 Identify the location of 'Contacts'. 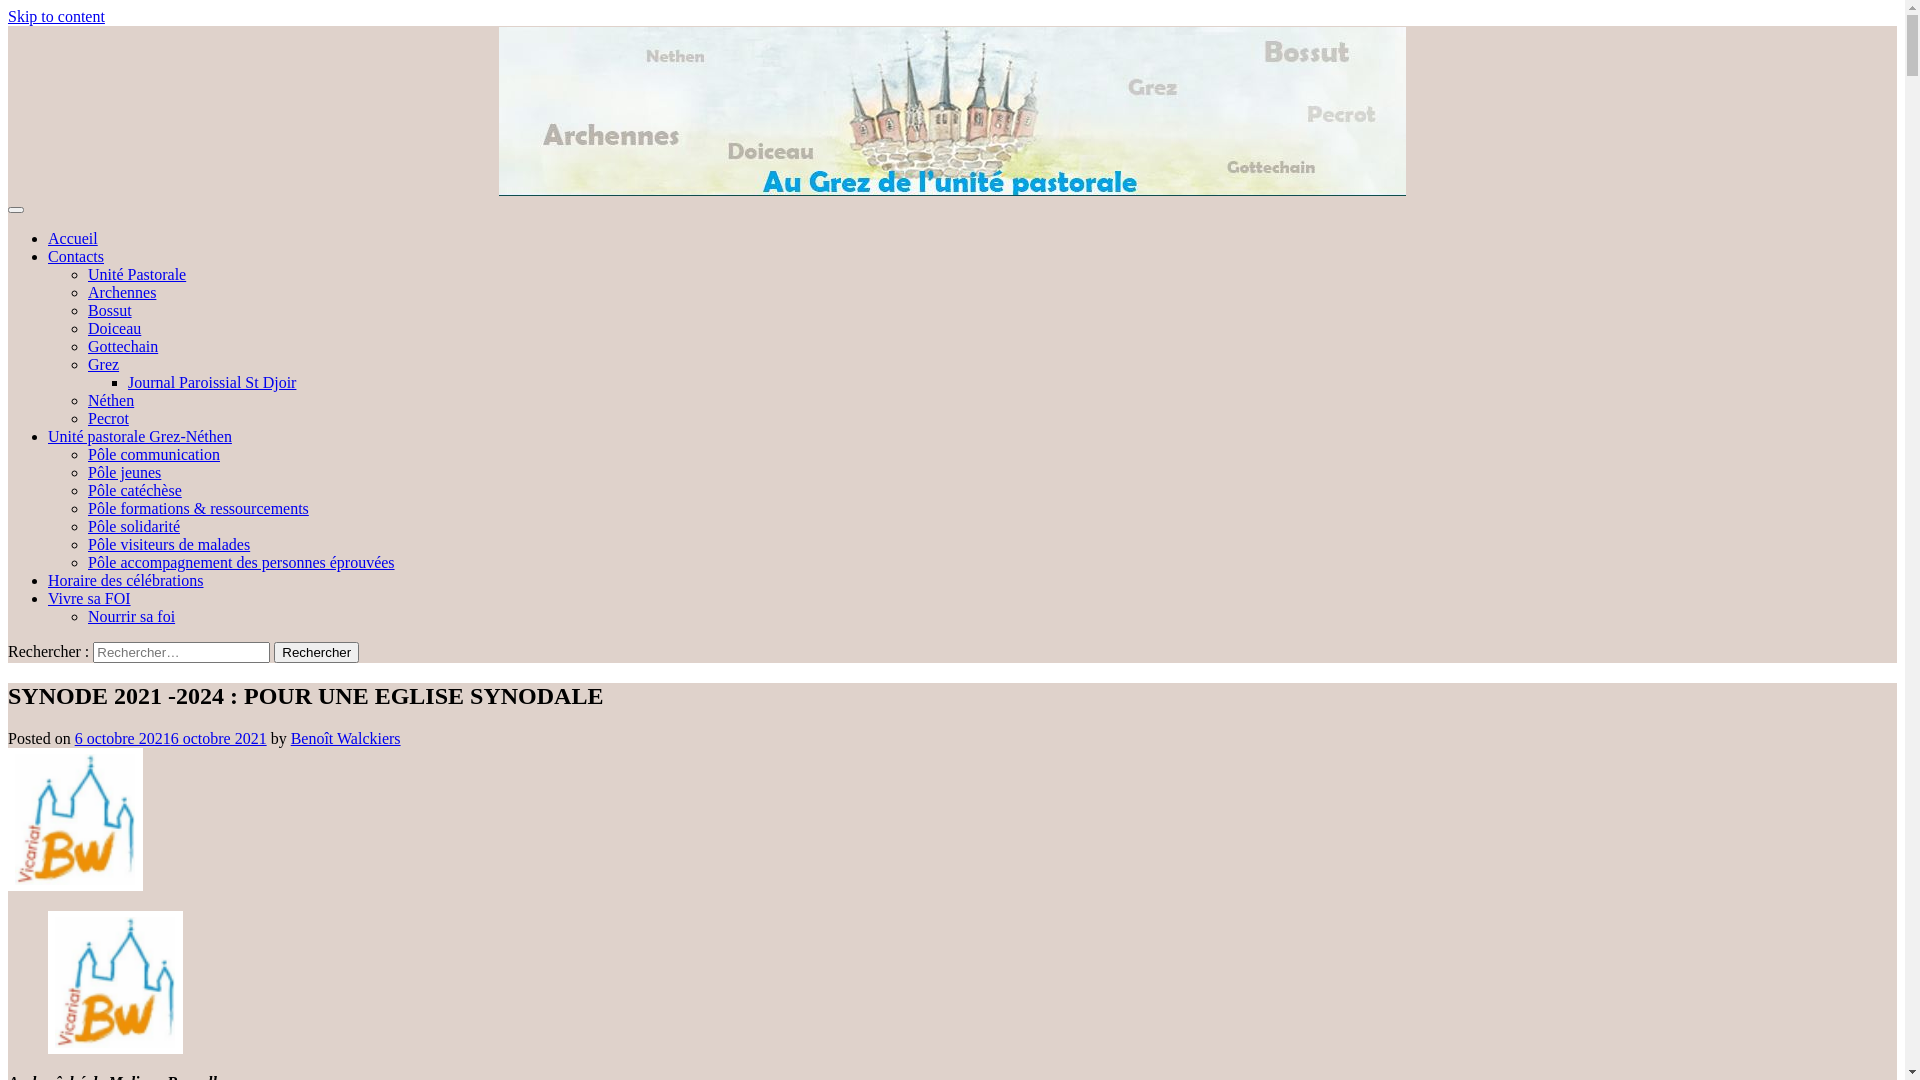
(76, 255).